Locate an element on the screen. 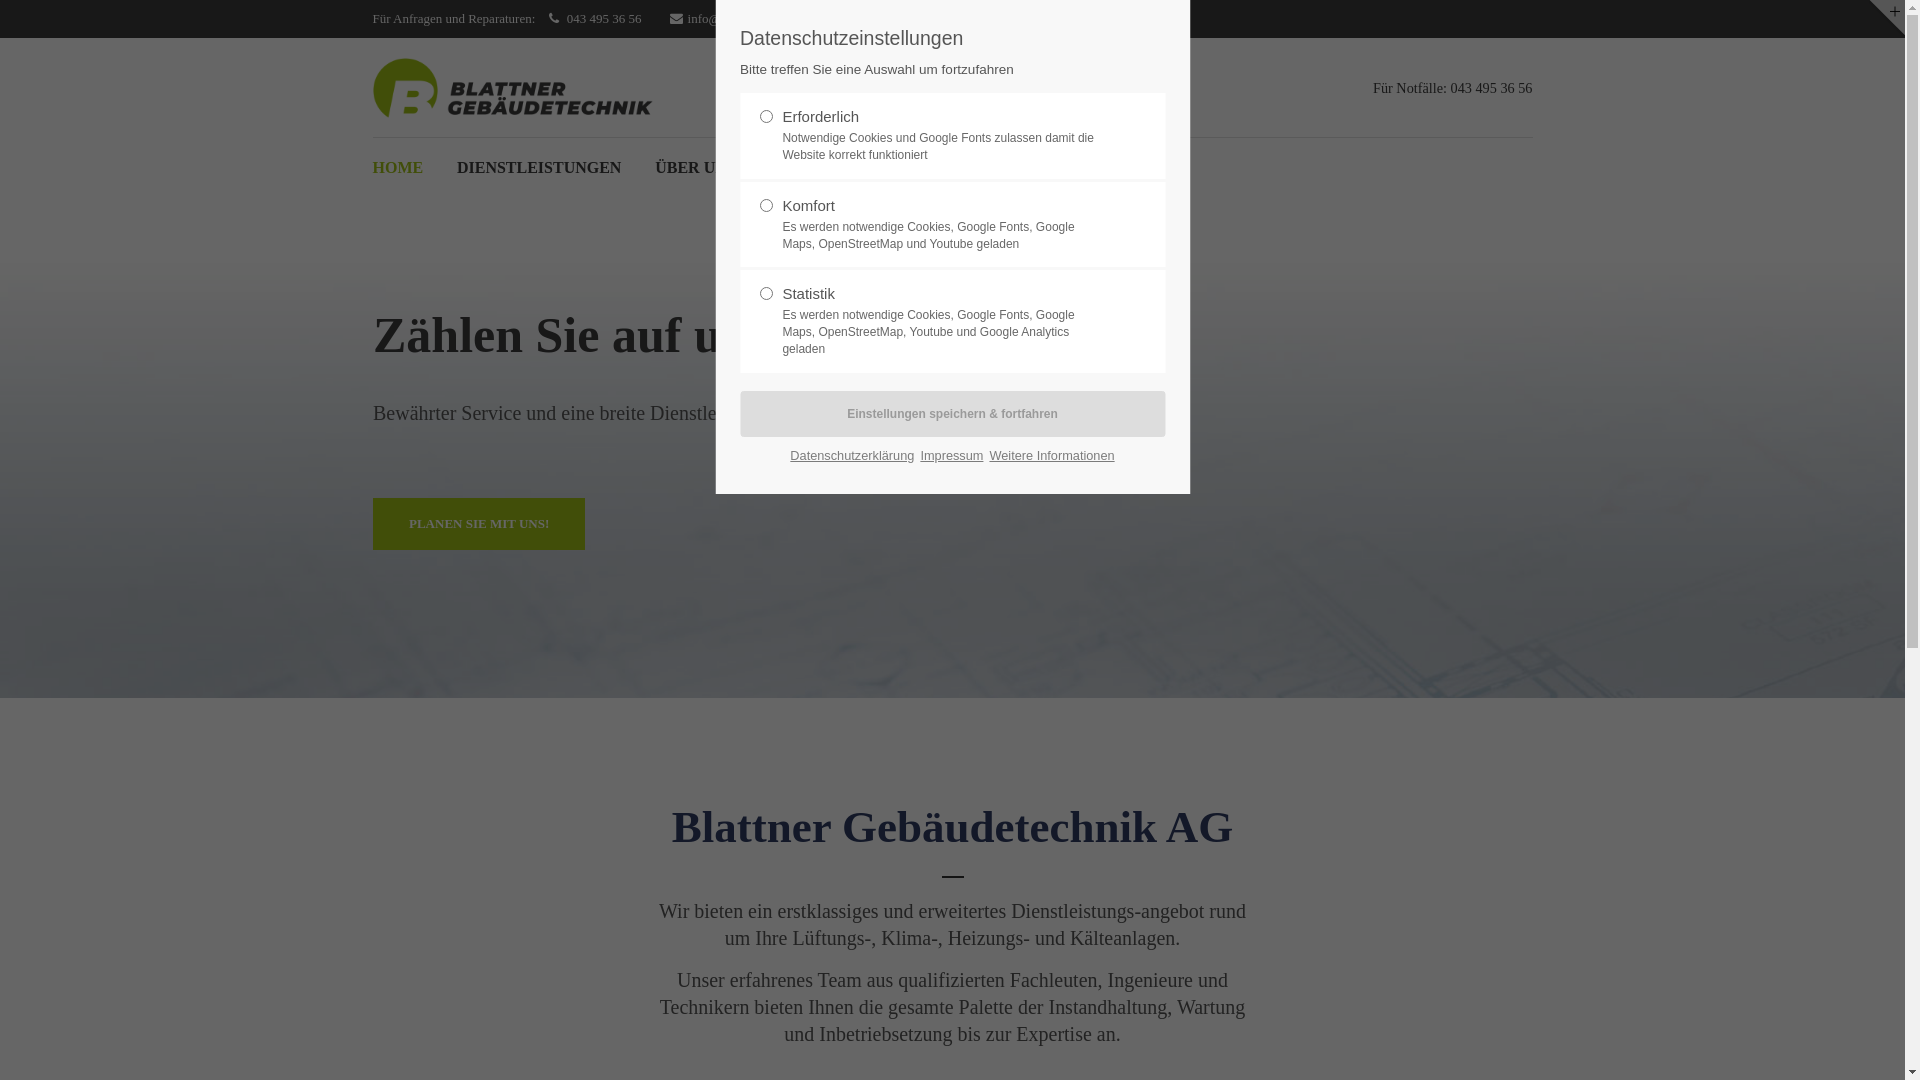  'Weitere Informationen' is located at coordinates (1050, 455).